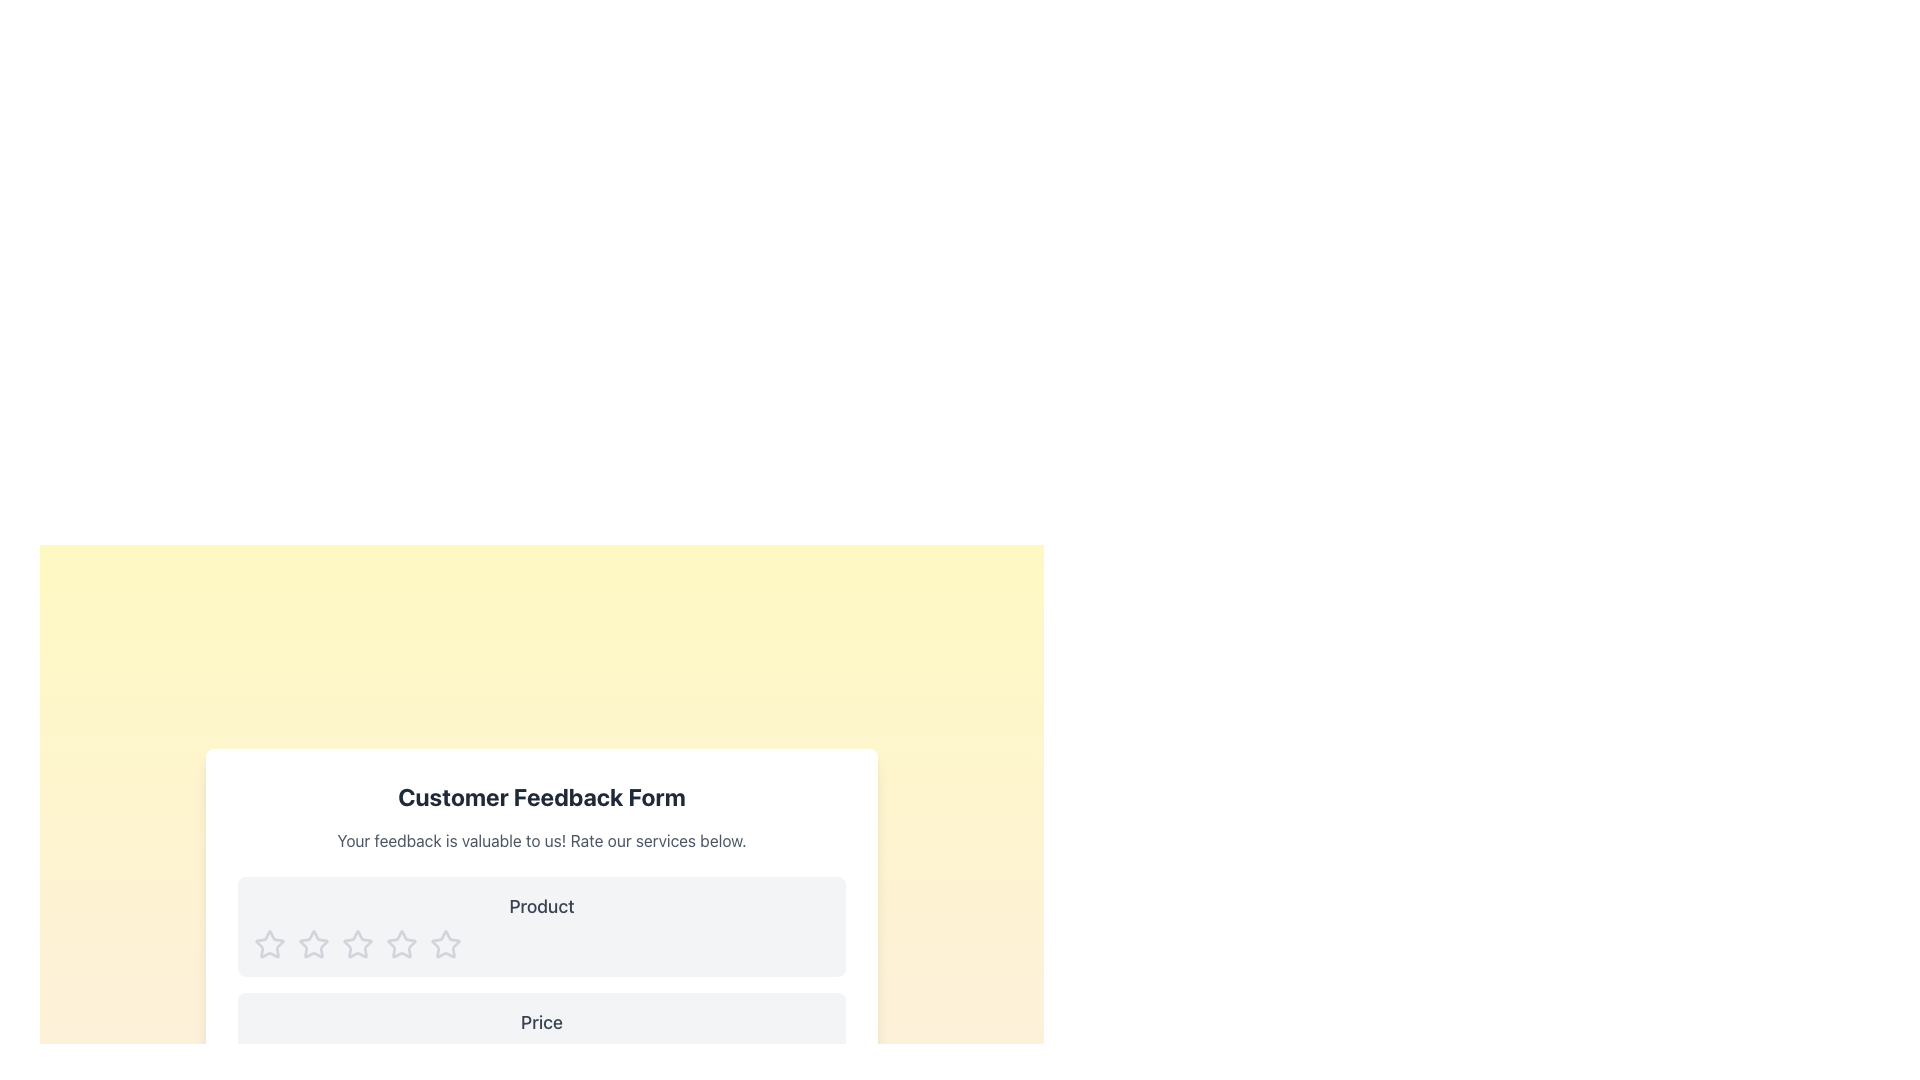  What do you see at coordinates (445, 944) in the screenshot?
I see `the fourth star icon in the 'Product' rating section` at bounding box center [445, 944].